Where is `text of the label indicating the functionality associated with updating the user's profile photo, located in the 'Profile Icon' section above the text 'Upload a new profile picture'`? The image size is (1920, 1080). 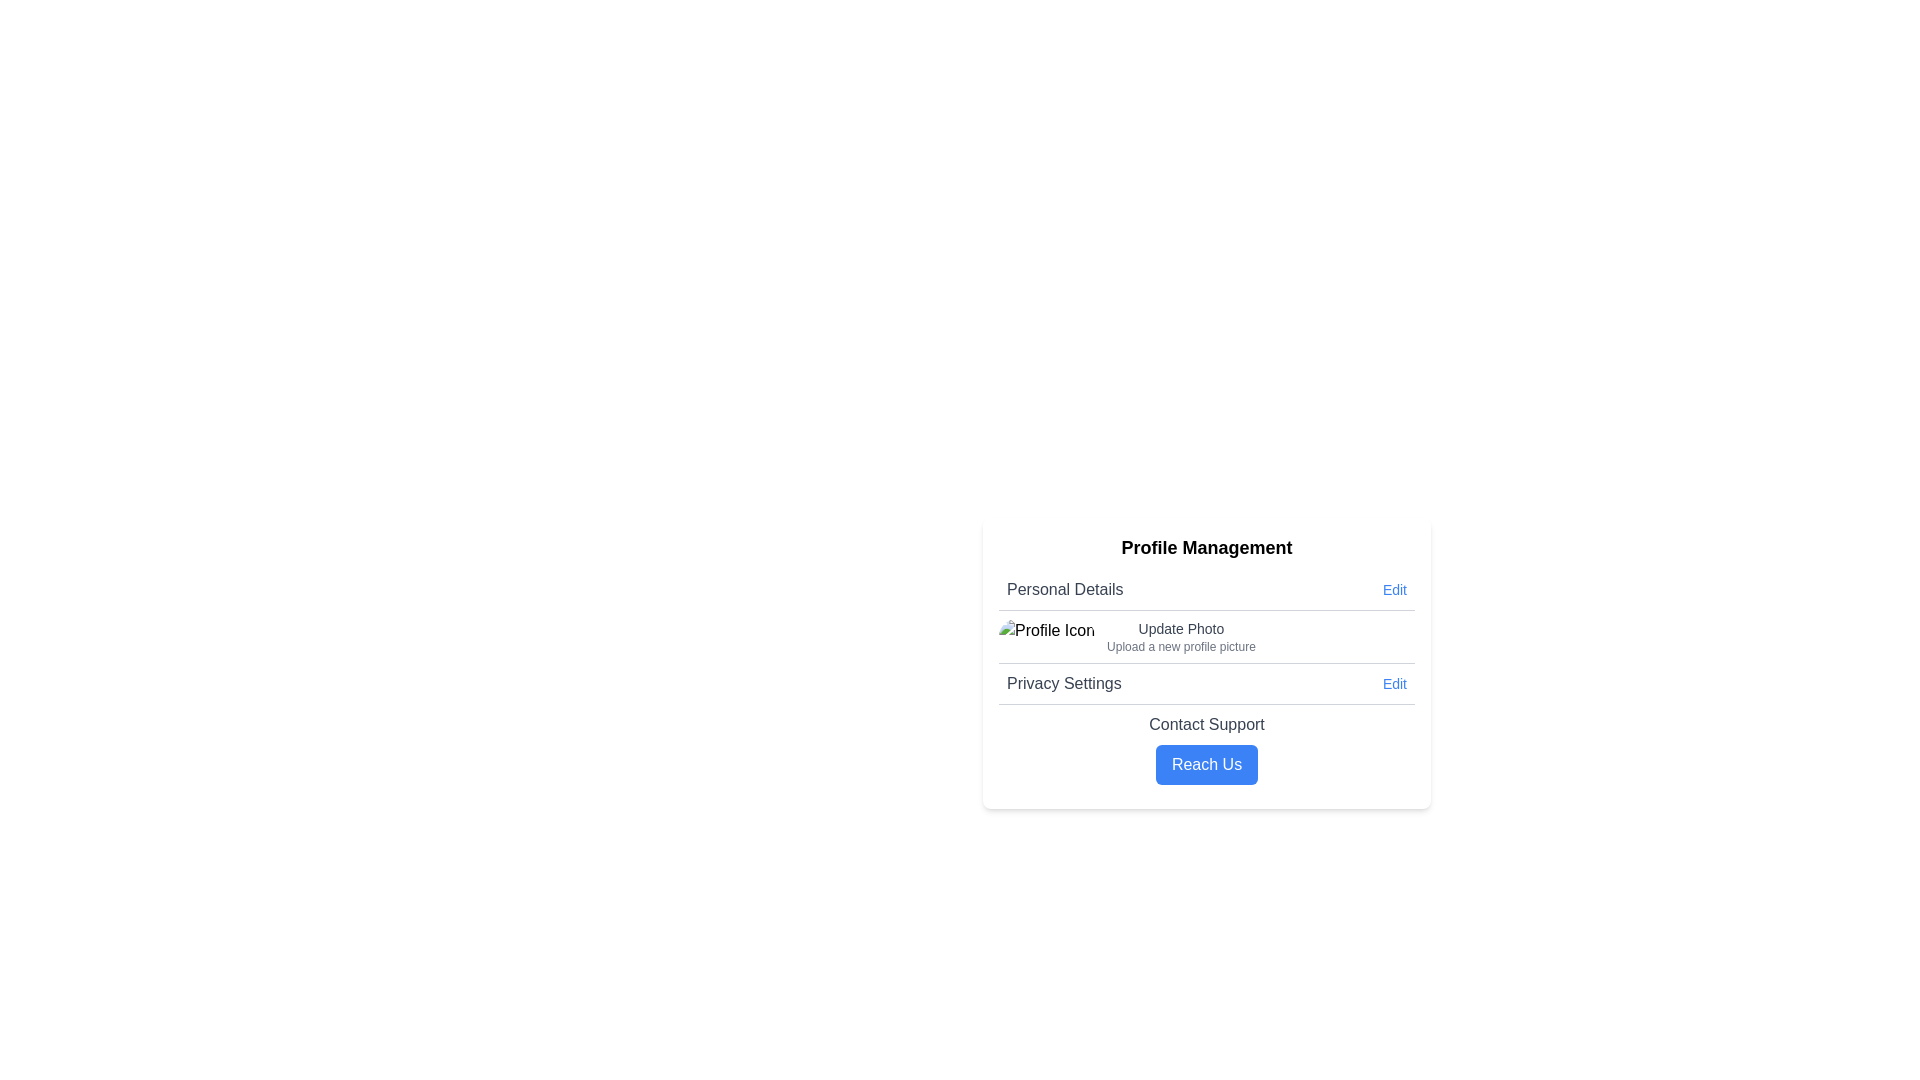 text of the label indicating the functionality associated with updating the user's profile photo, located in the 'Profile Icon' section above the text 'Upload a new profile picture' is located at coordinates (1181, 627).